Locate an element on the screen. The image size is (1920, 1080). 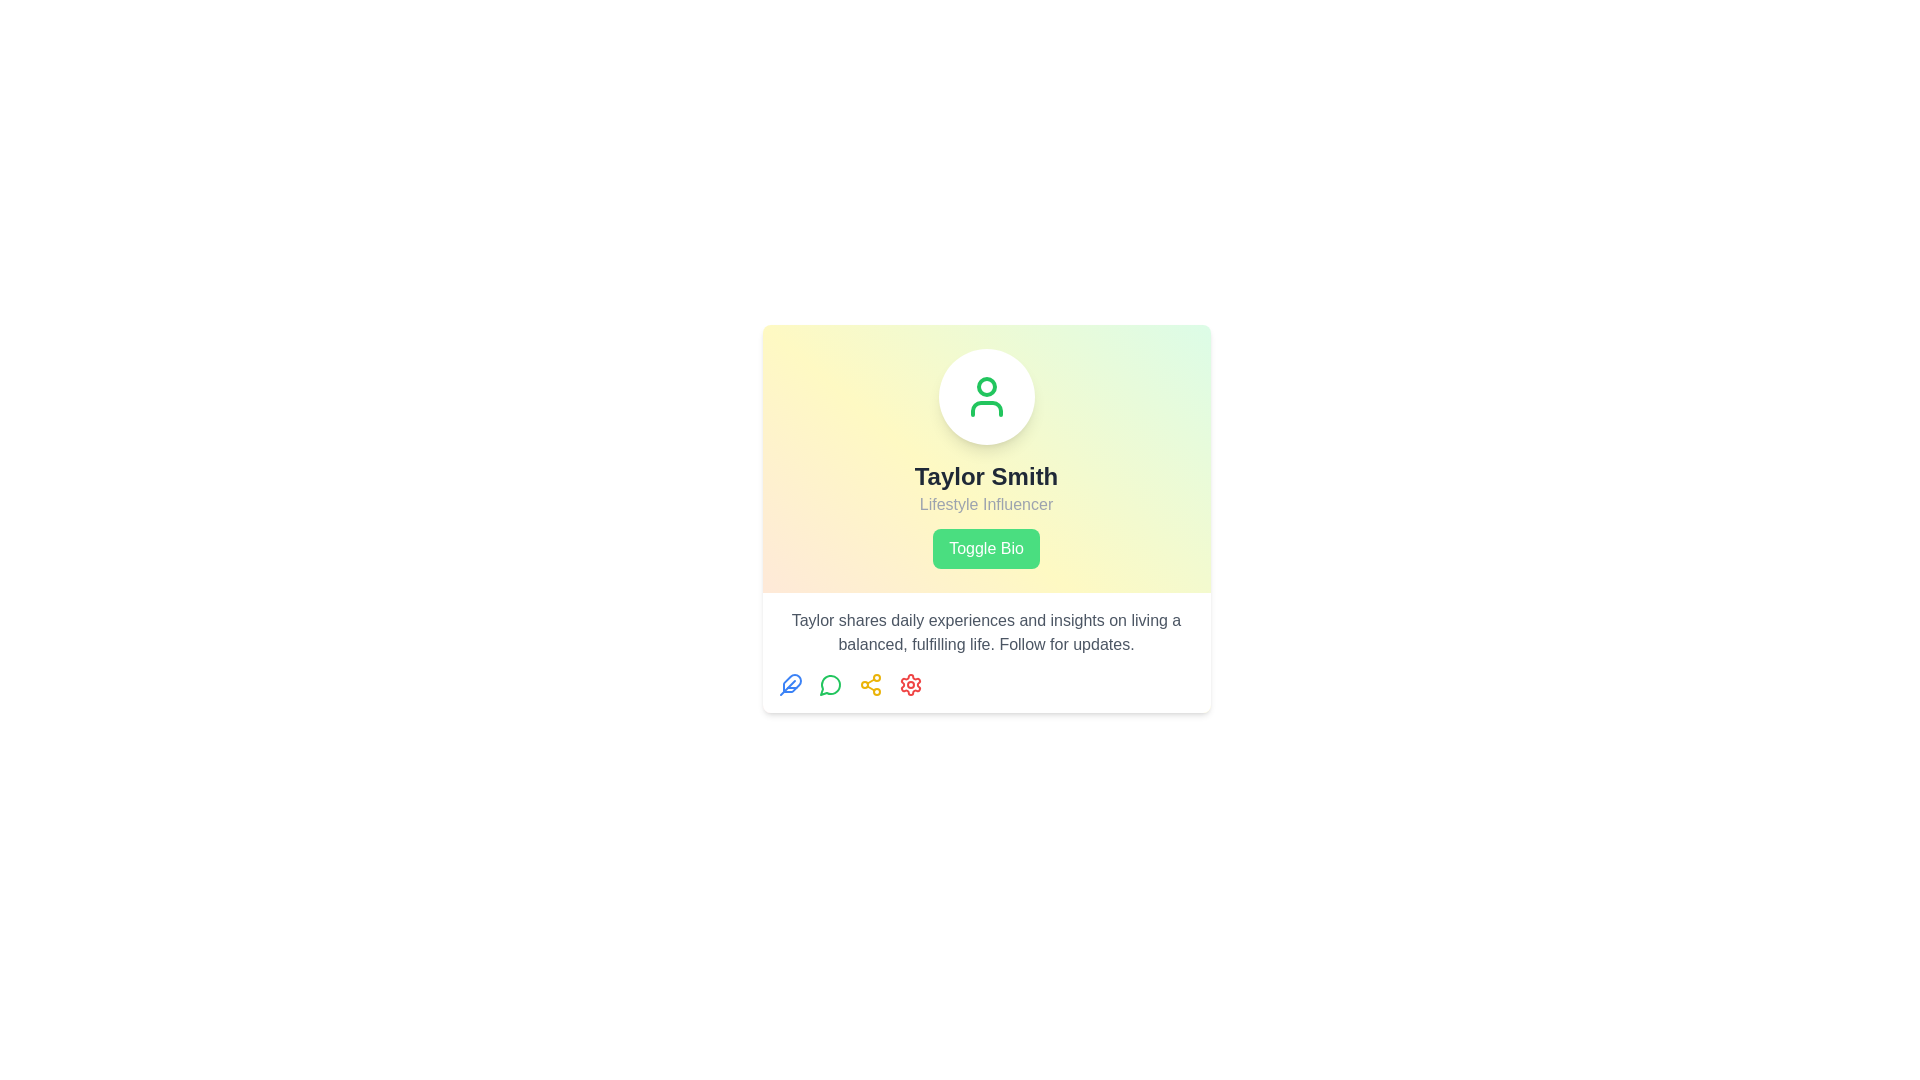
the editing or customization icon located in the bottom-left corner of the user card is located at coordinates (791, 682).